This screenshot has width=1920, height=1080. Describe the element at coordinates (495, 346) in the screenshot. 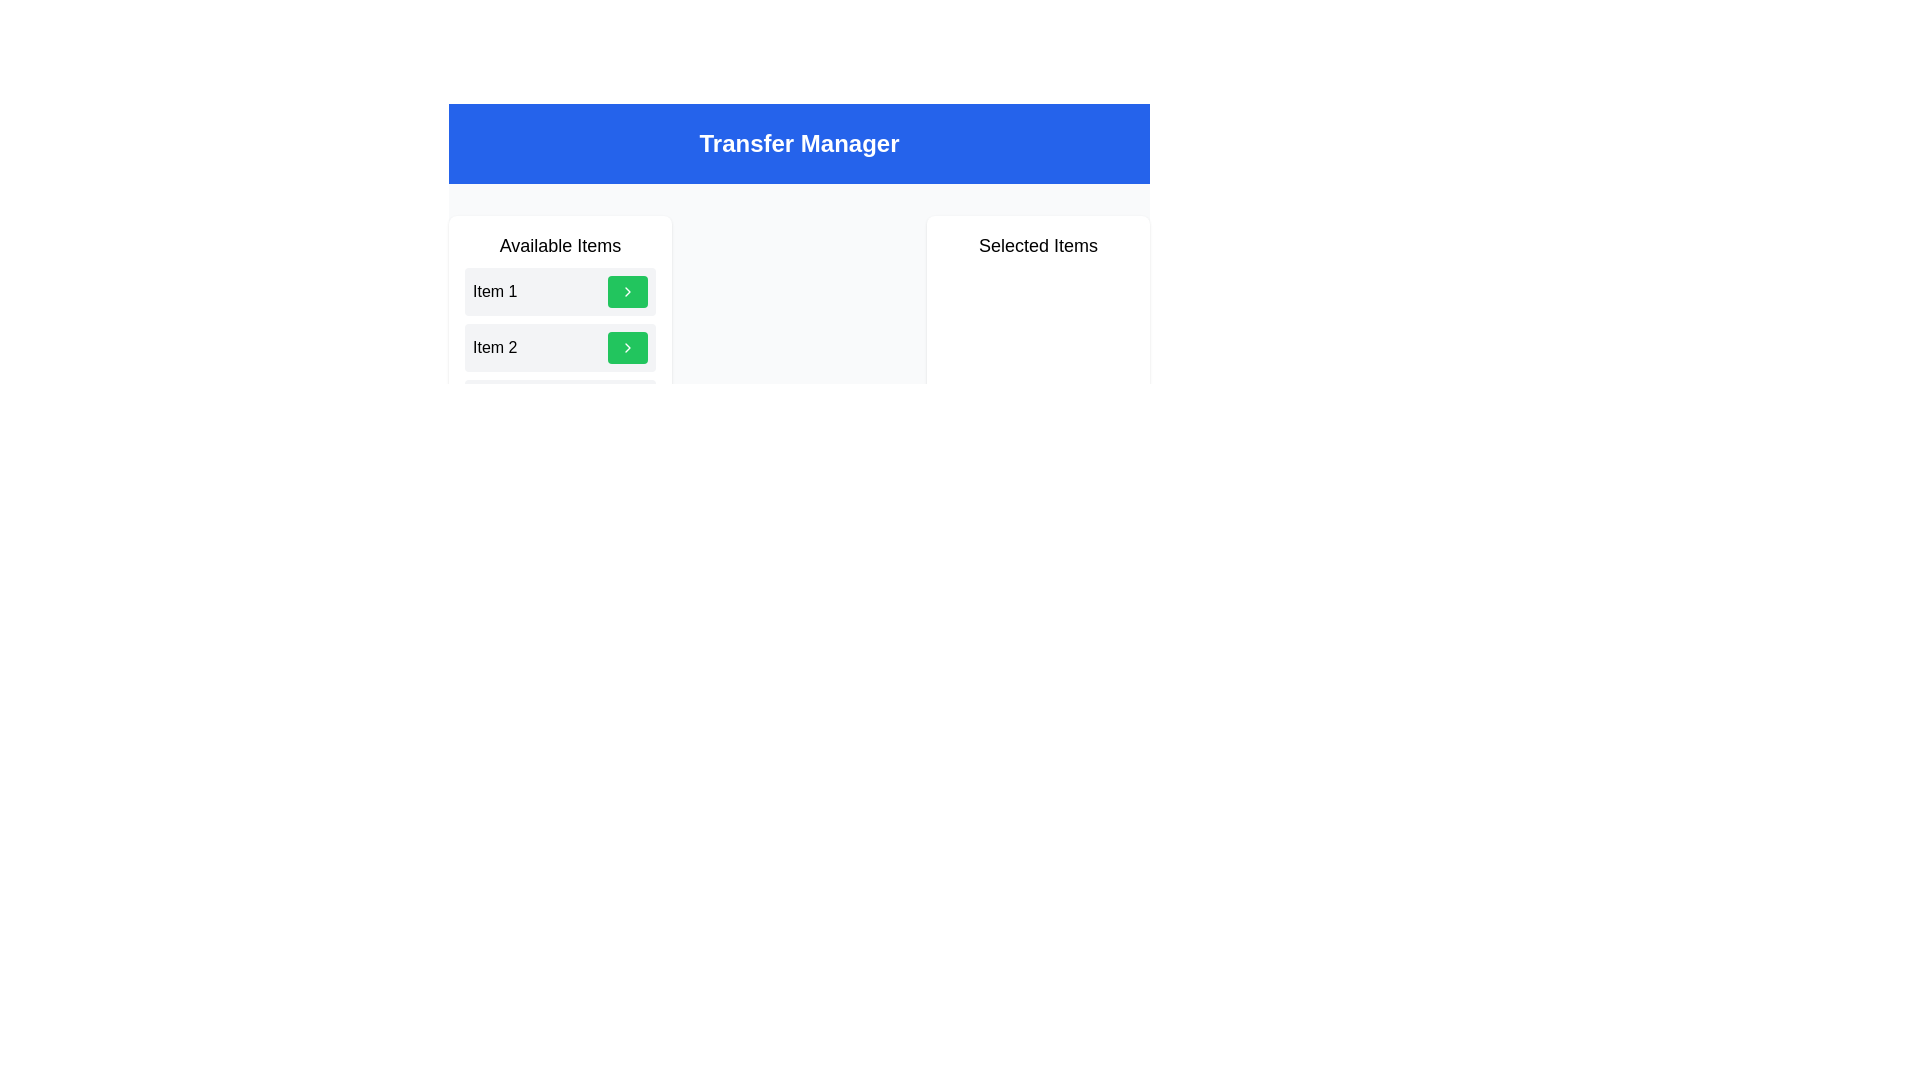

I see `the 'Item 2' text label in the gray box with rounded corners` at that location.